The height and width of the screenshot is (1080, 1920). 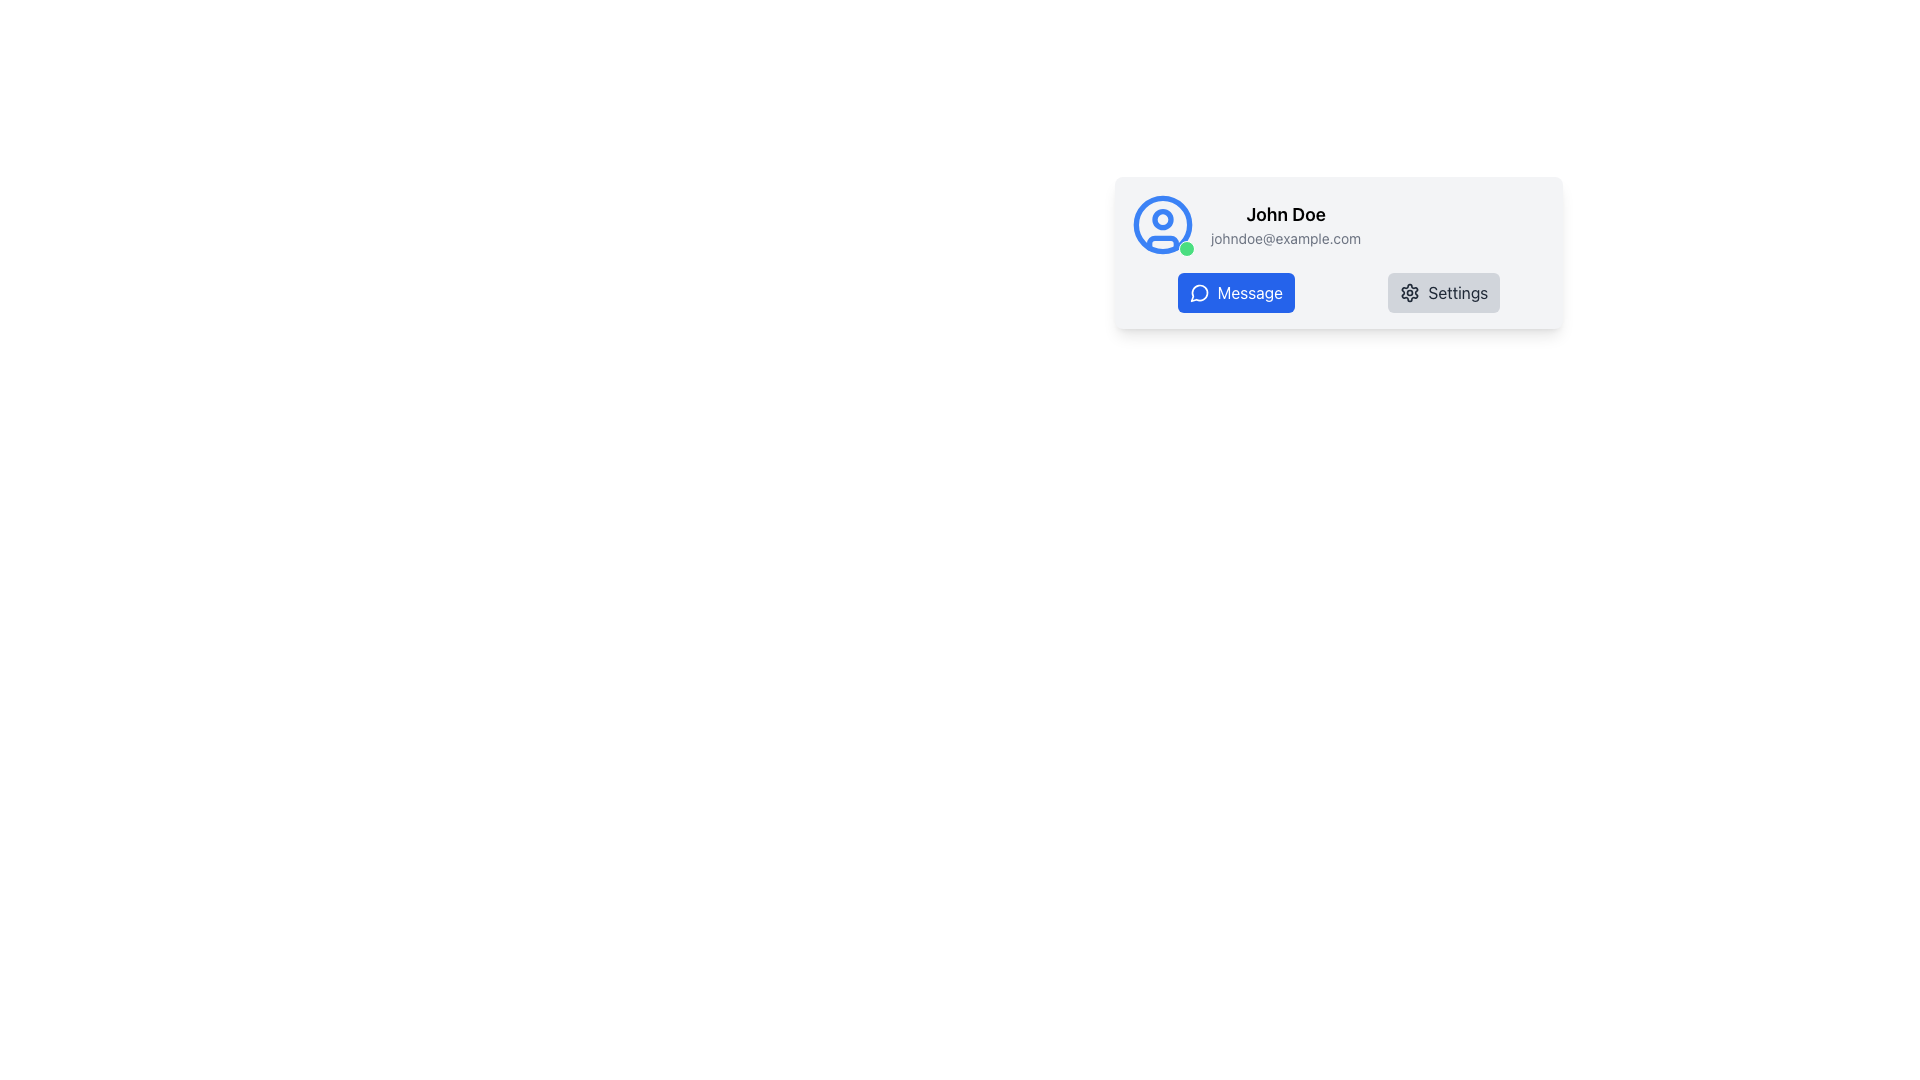 I want to click on the circular blue user avatar icon with a green badge located at the left end of the layout containing the username 'John Doe' and email 'johndoe@example.com', so click(x=1162, y=224).